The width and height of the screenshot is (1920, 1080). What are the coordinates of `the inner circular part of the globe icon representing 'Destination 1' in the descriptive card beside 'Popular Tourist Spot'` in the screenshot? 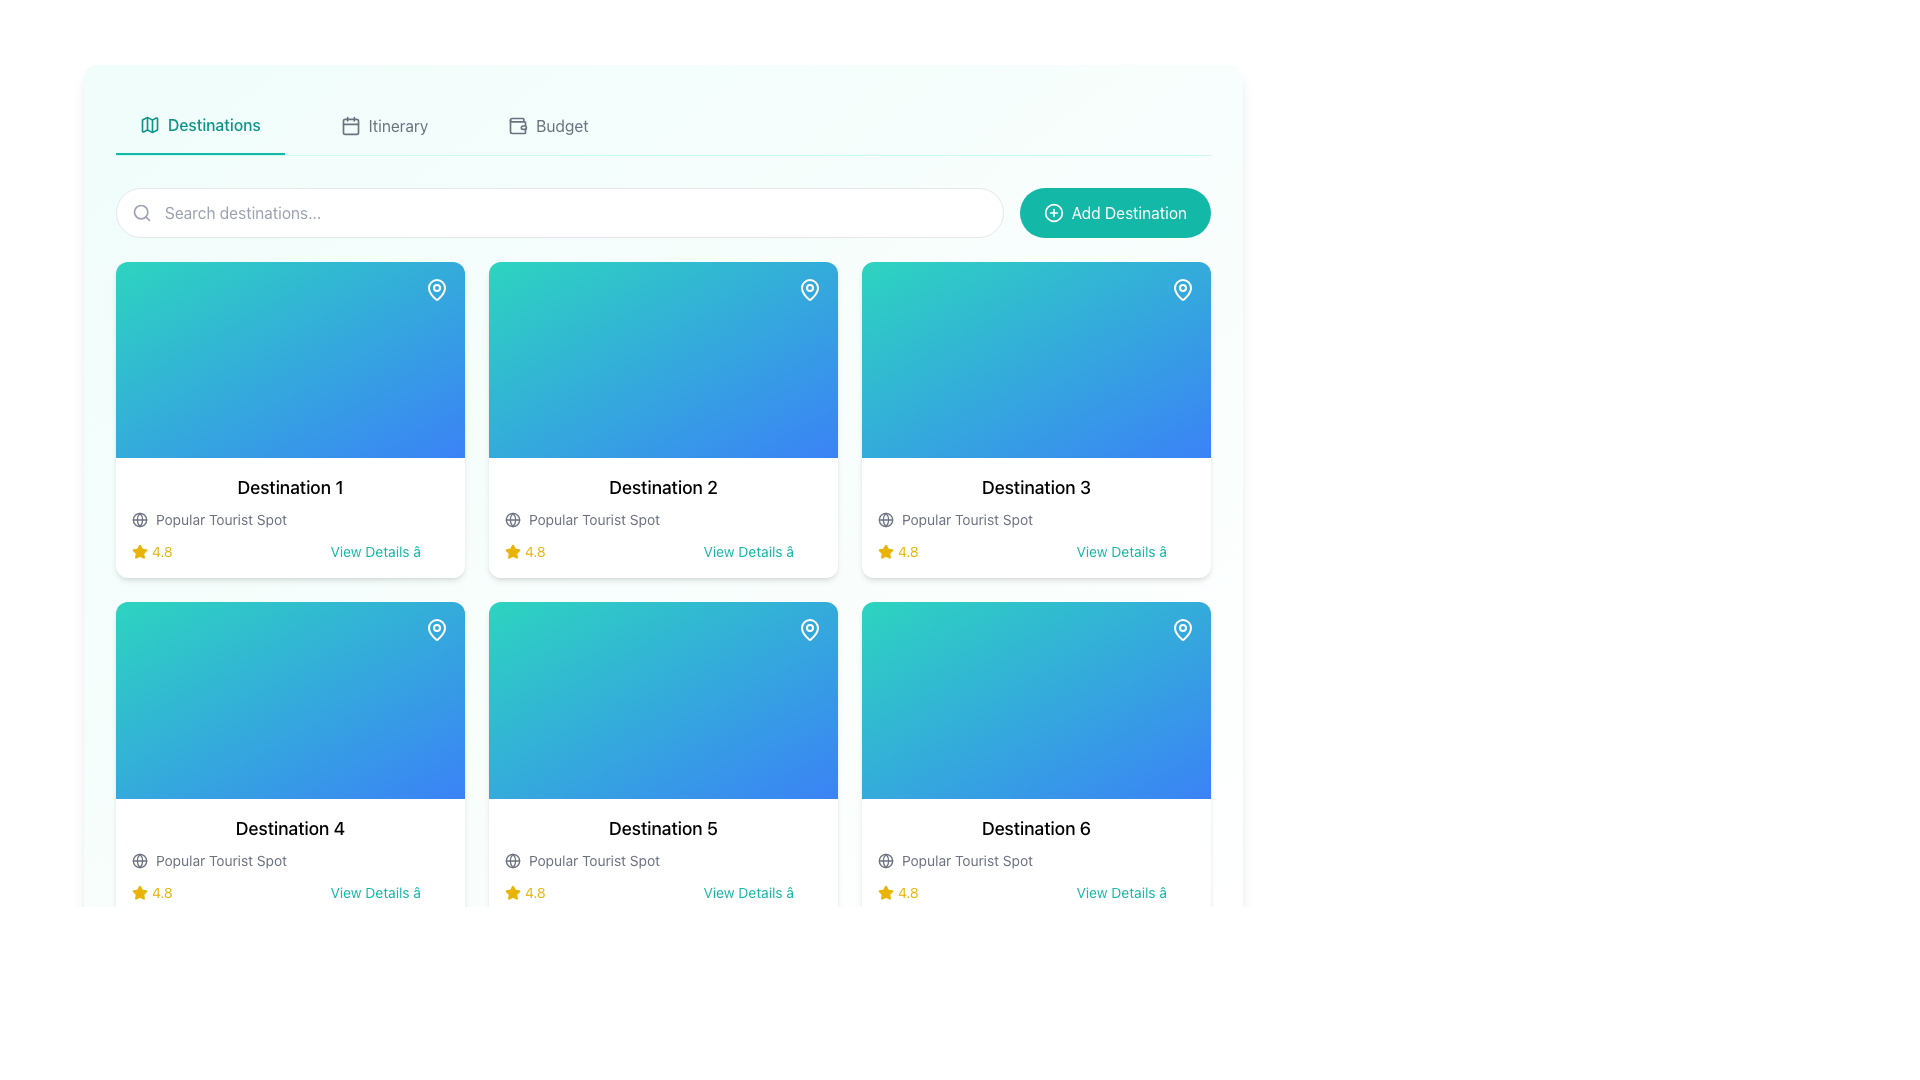 It's located at (513, 519).